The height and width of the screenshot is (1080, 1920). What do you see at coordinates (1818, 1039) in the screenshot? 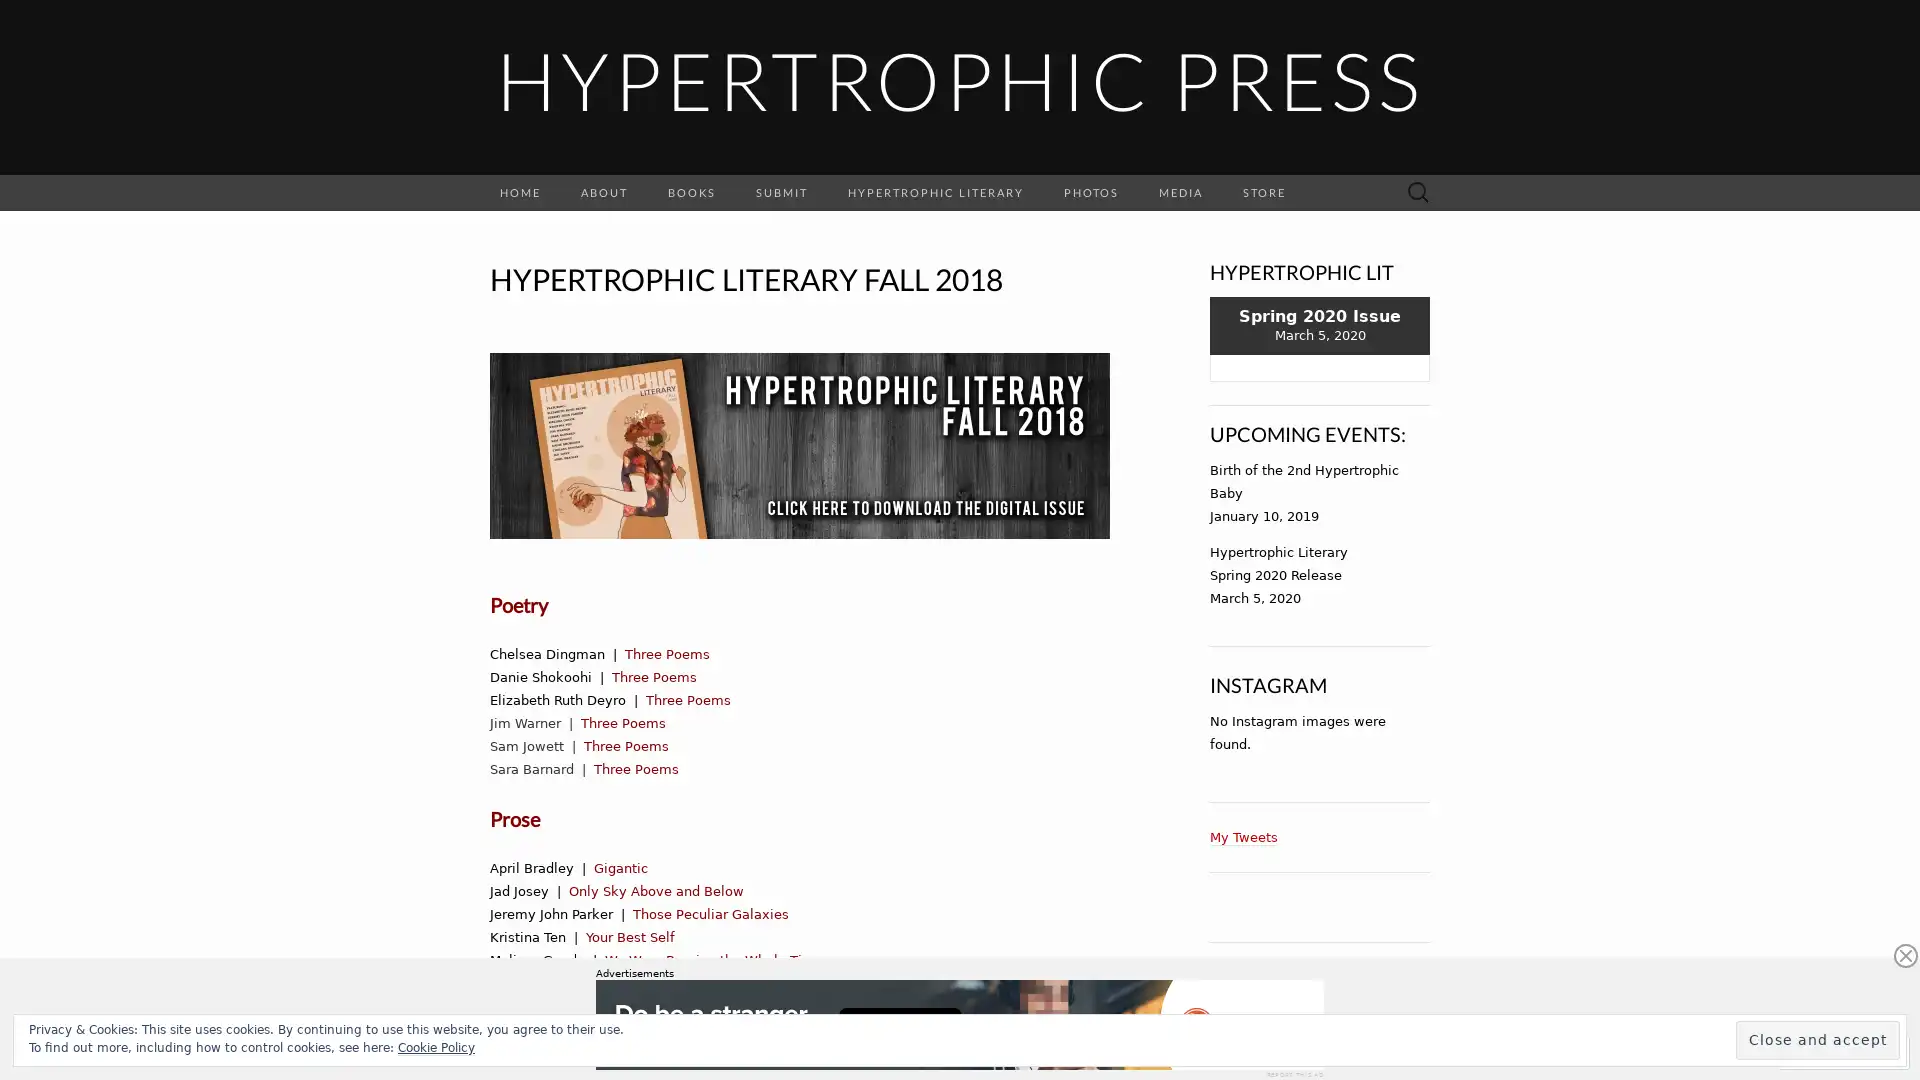
I see `Close and accept` at bounding box center [1818, 1039].